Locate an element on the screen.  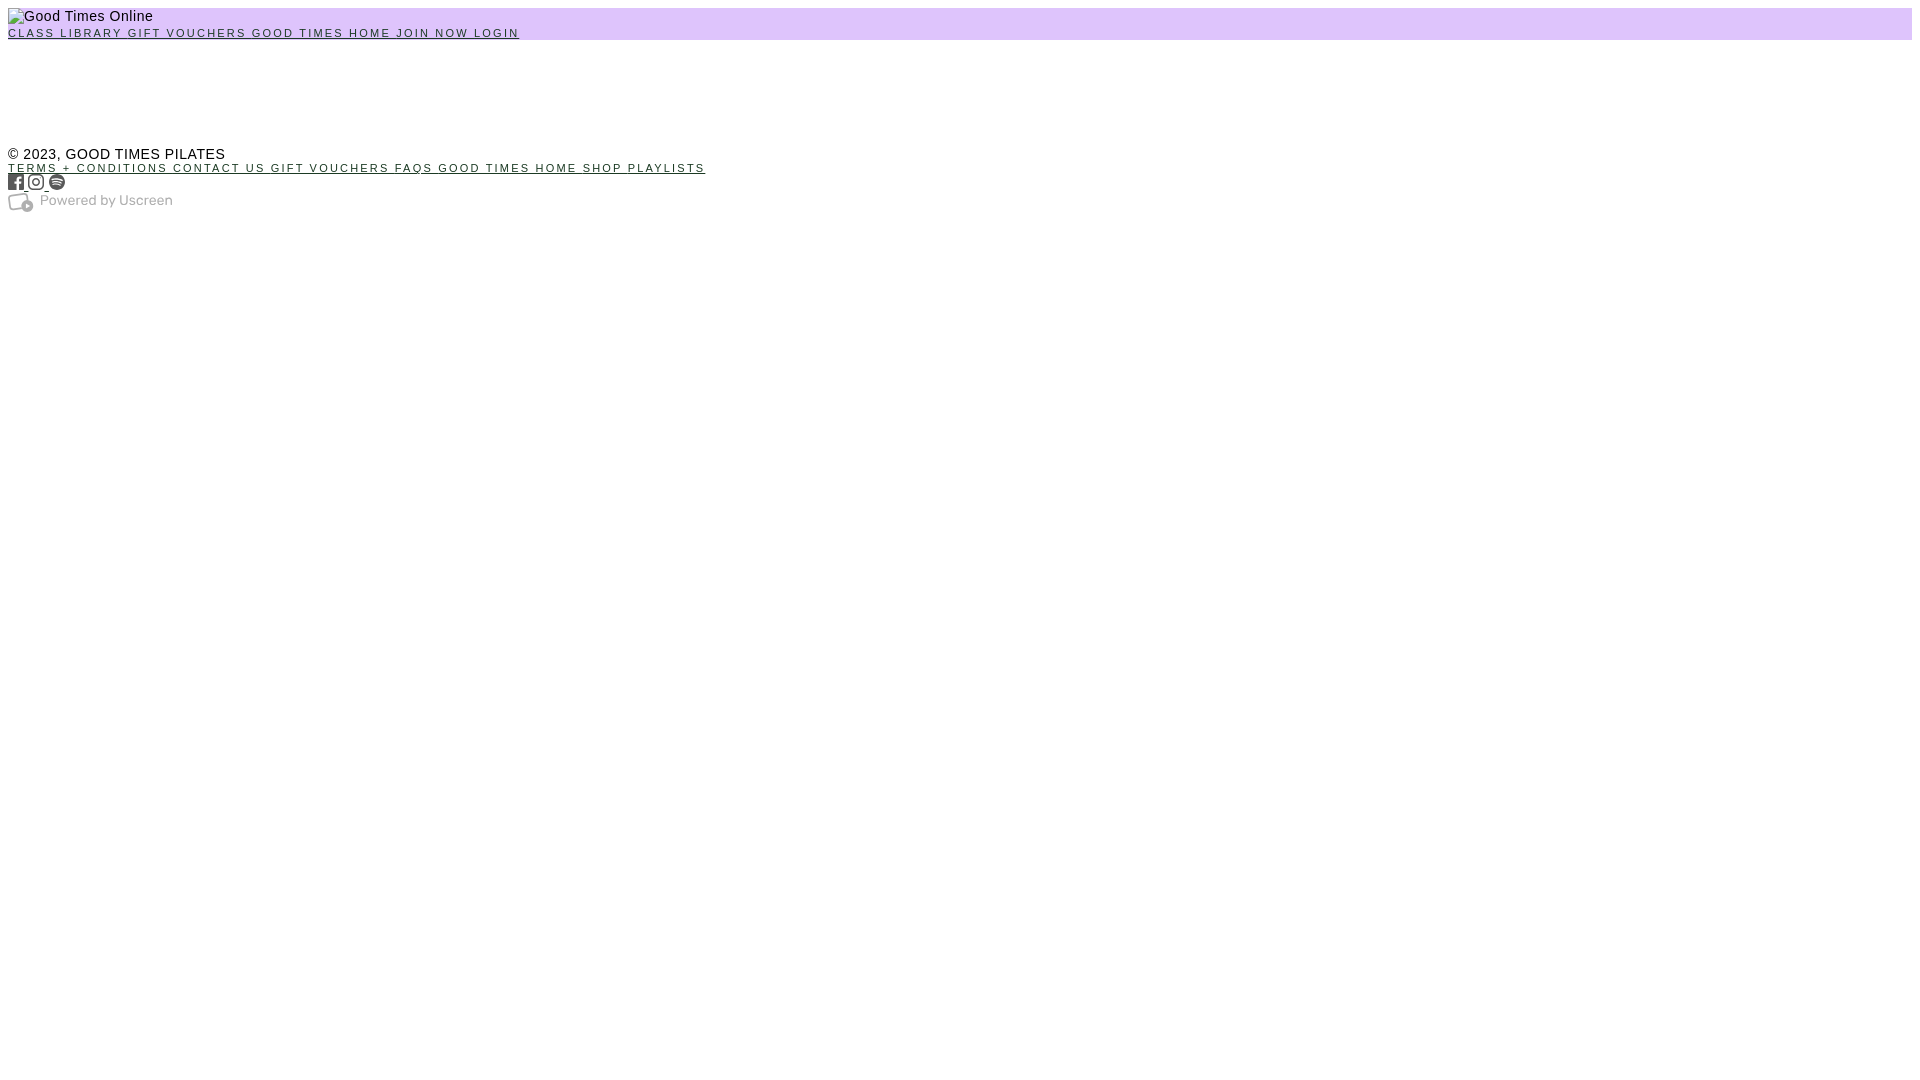
'LOGIN' is located at coordinates (473, 33).